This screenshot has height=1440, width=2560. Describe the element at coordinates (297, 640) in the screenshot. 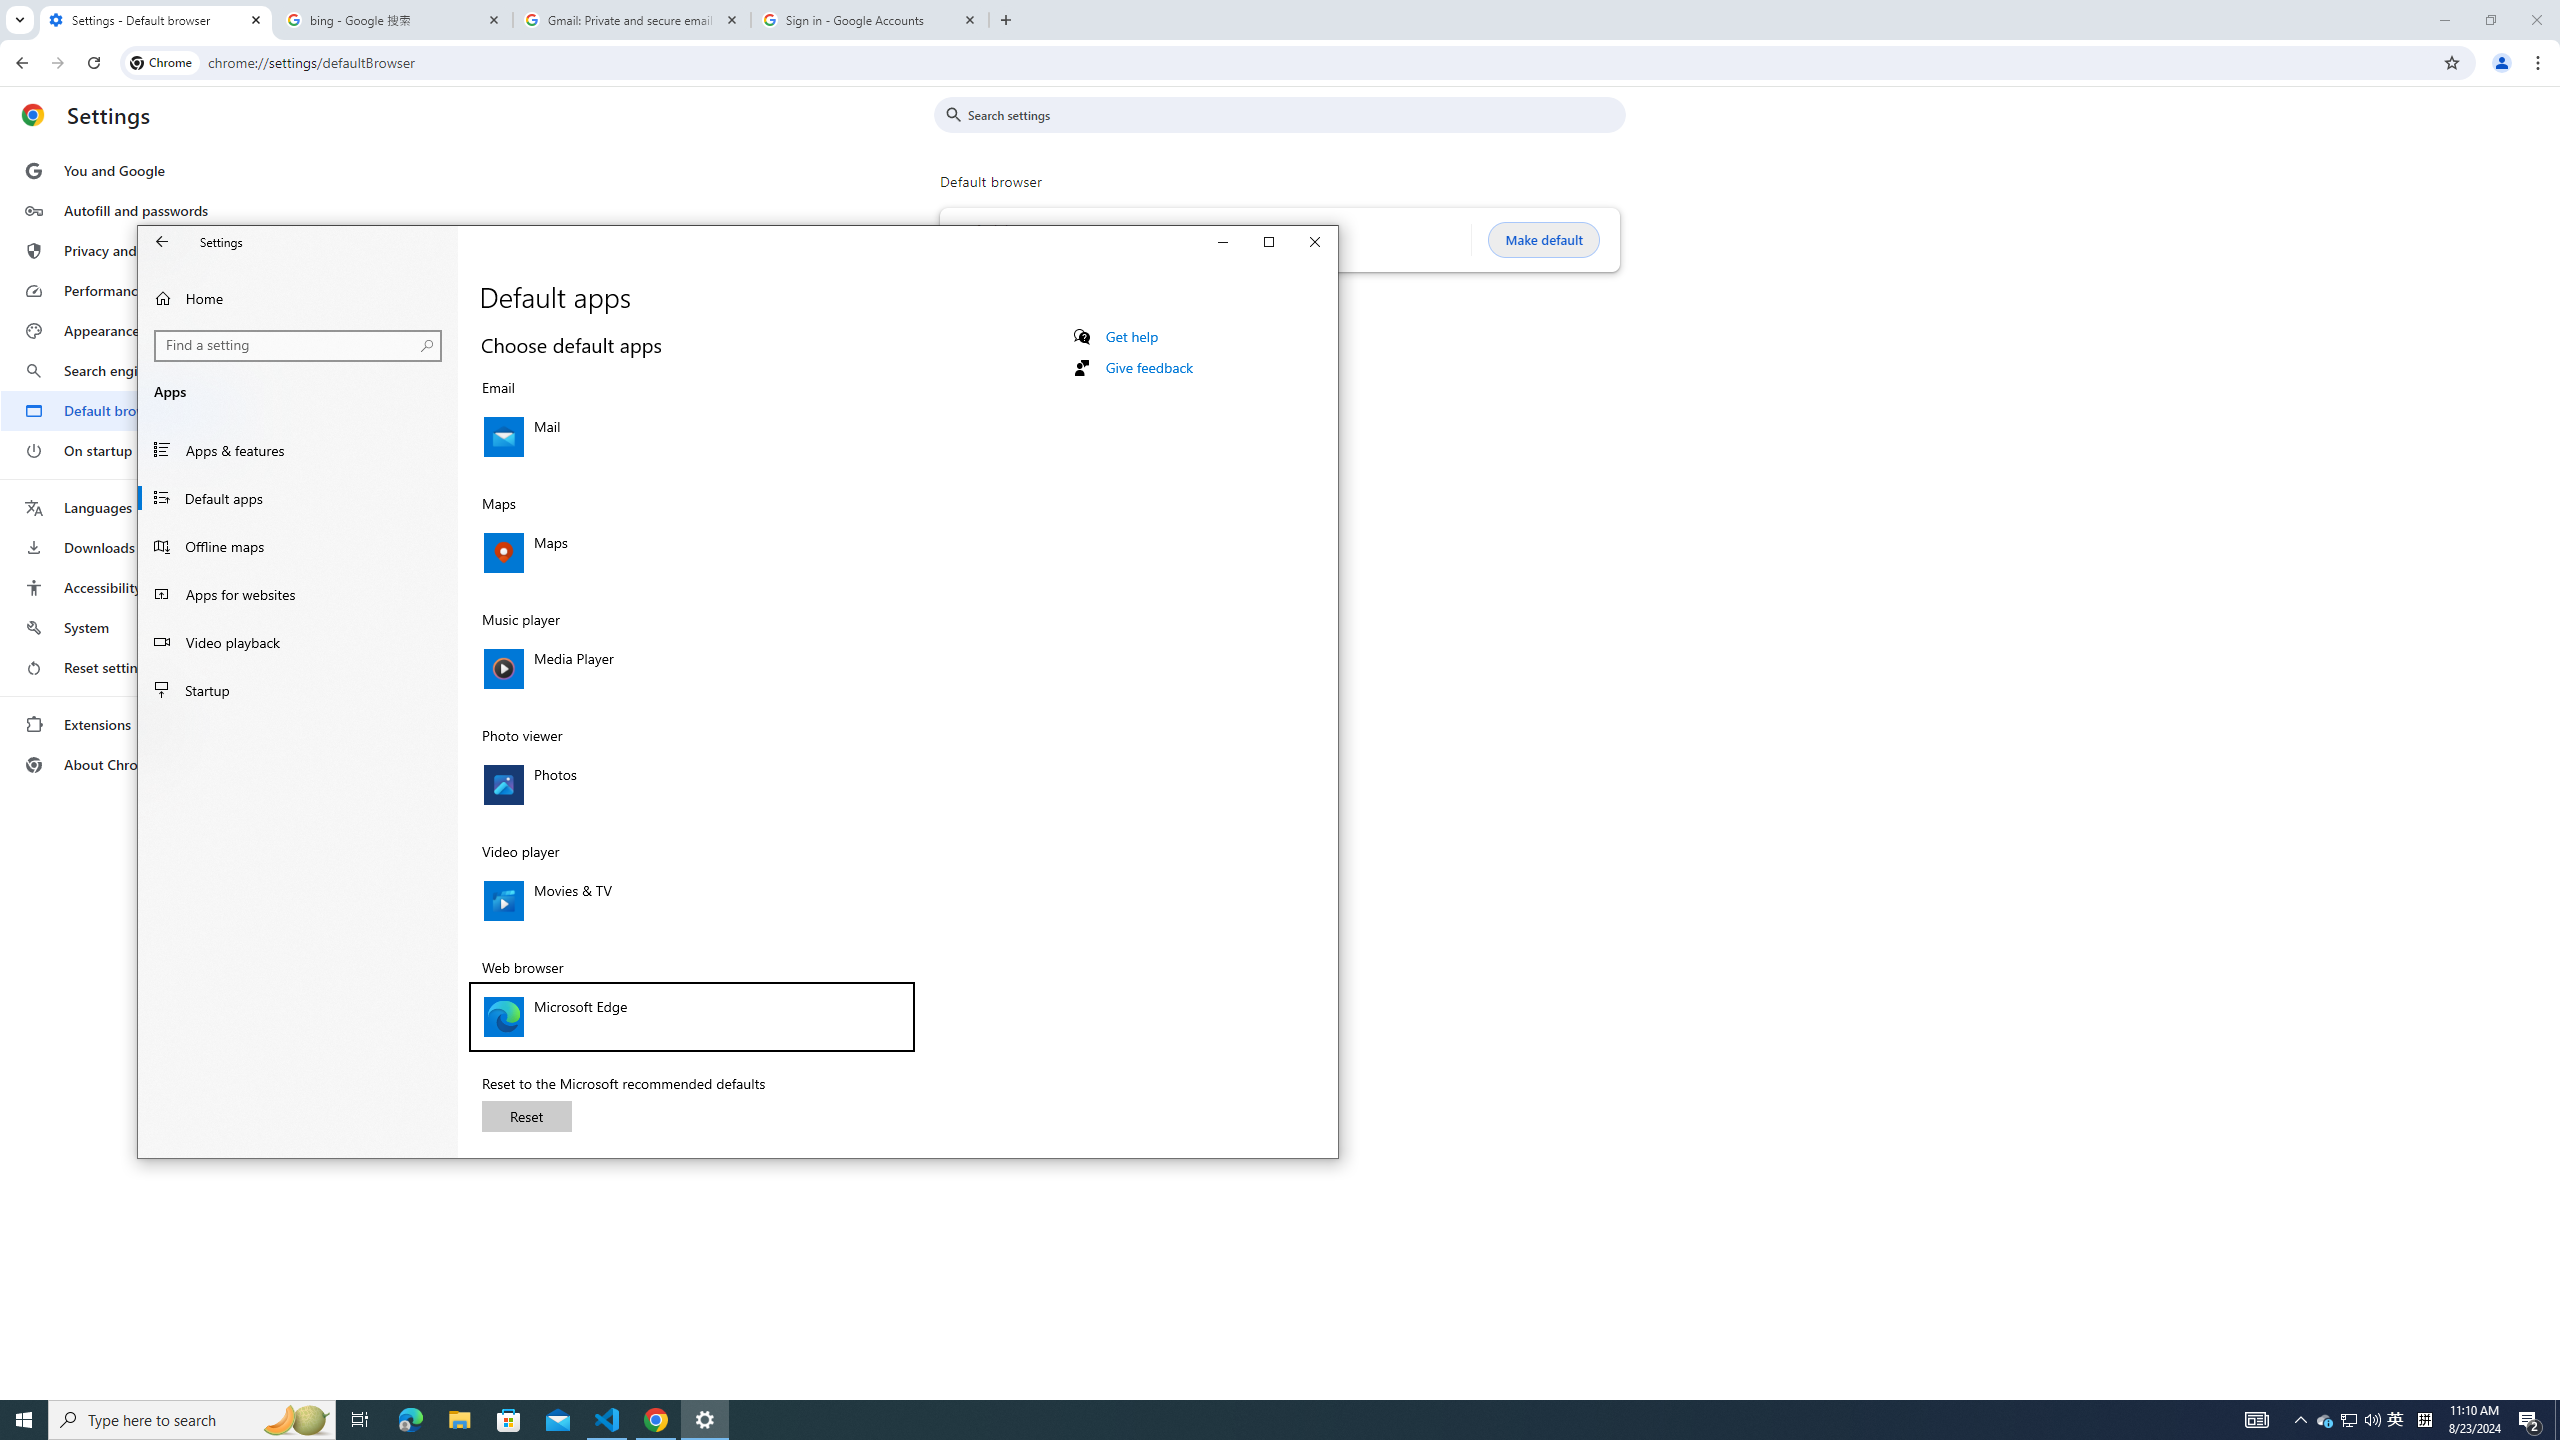

I see `'Video playback'` at that location.